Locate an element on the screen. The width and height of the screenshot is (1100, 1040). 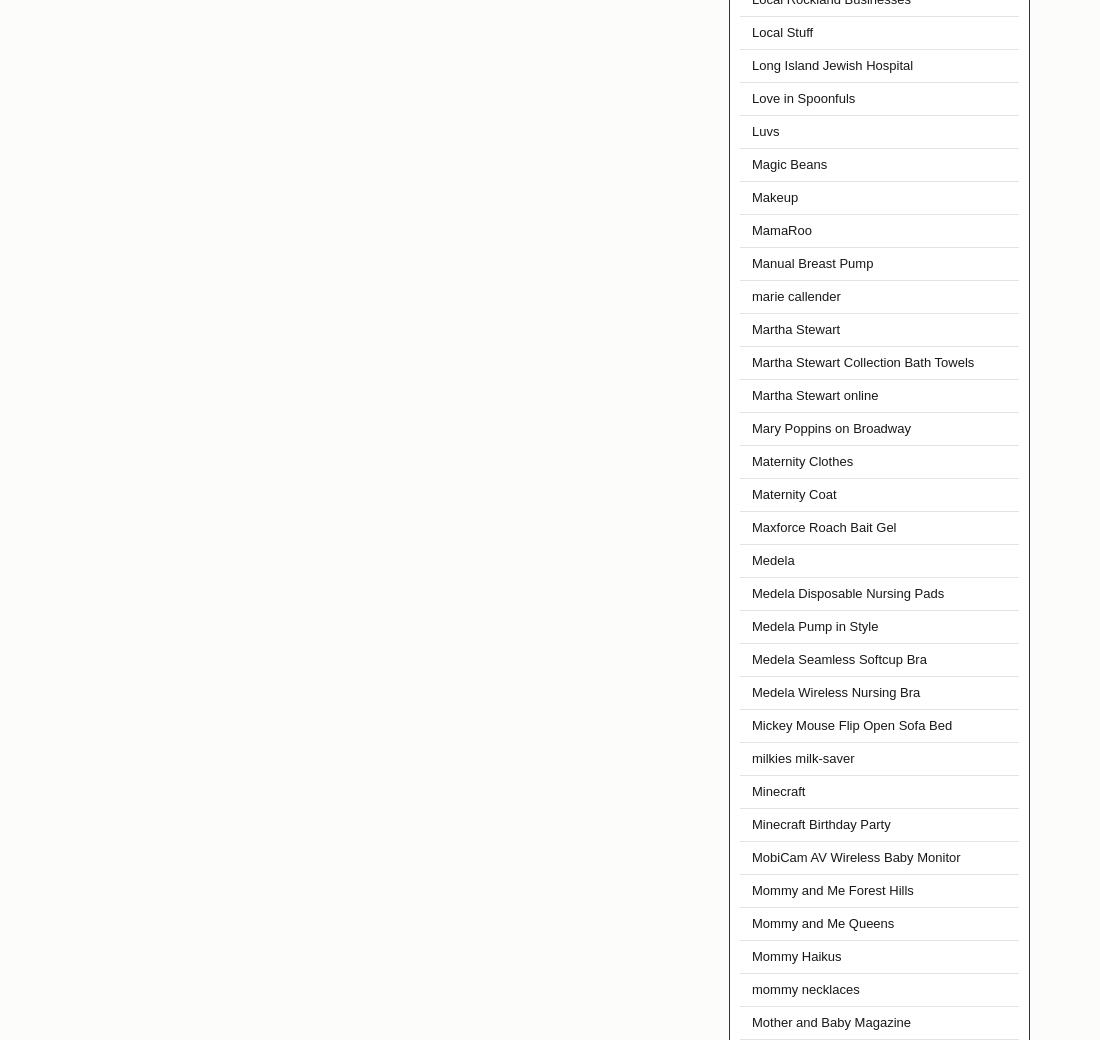
'Medela Seamless Softcup Bra' is located at coordinates (837, 659).